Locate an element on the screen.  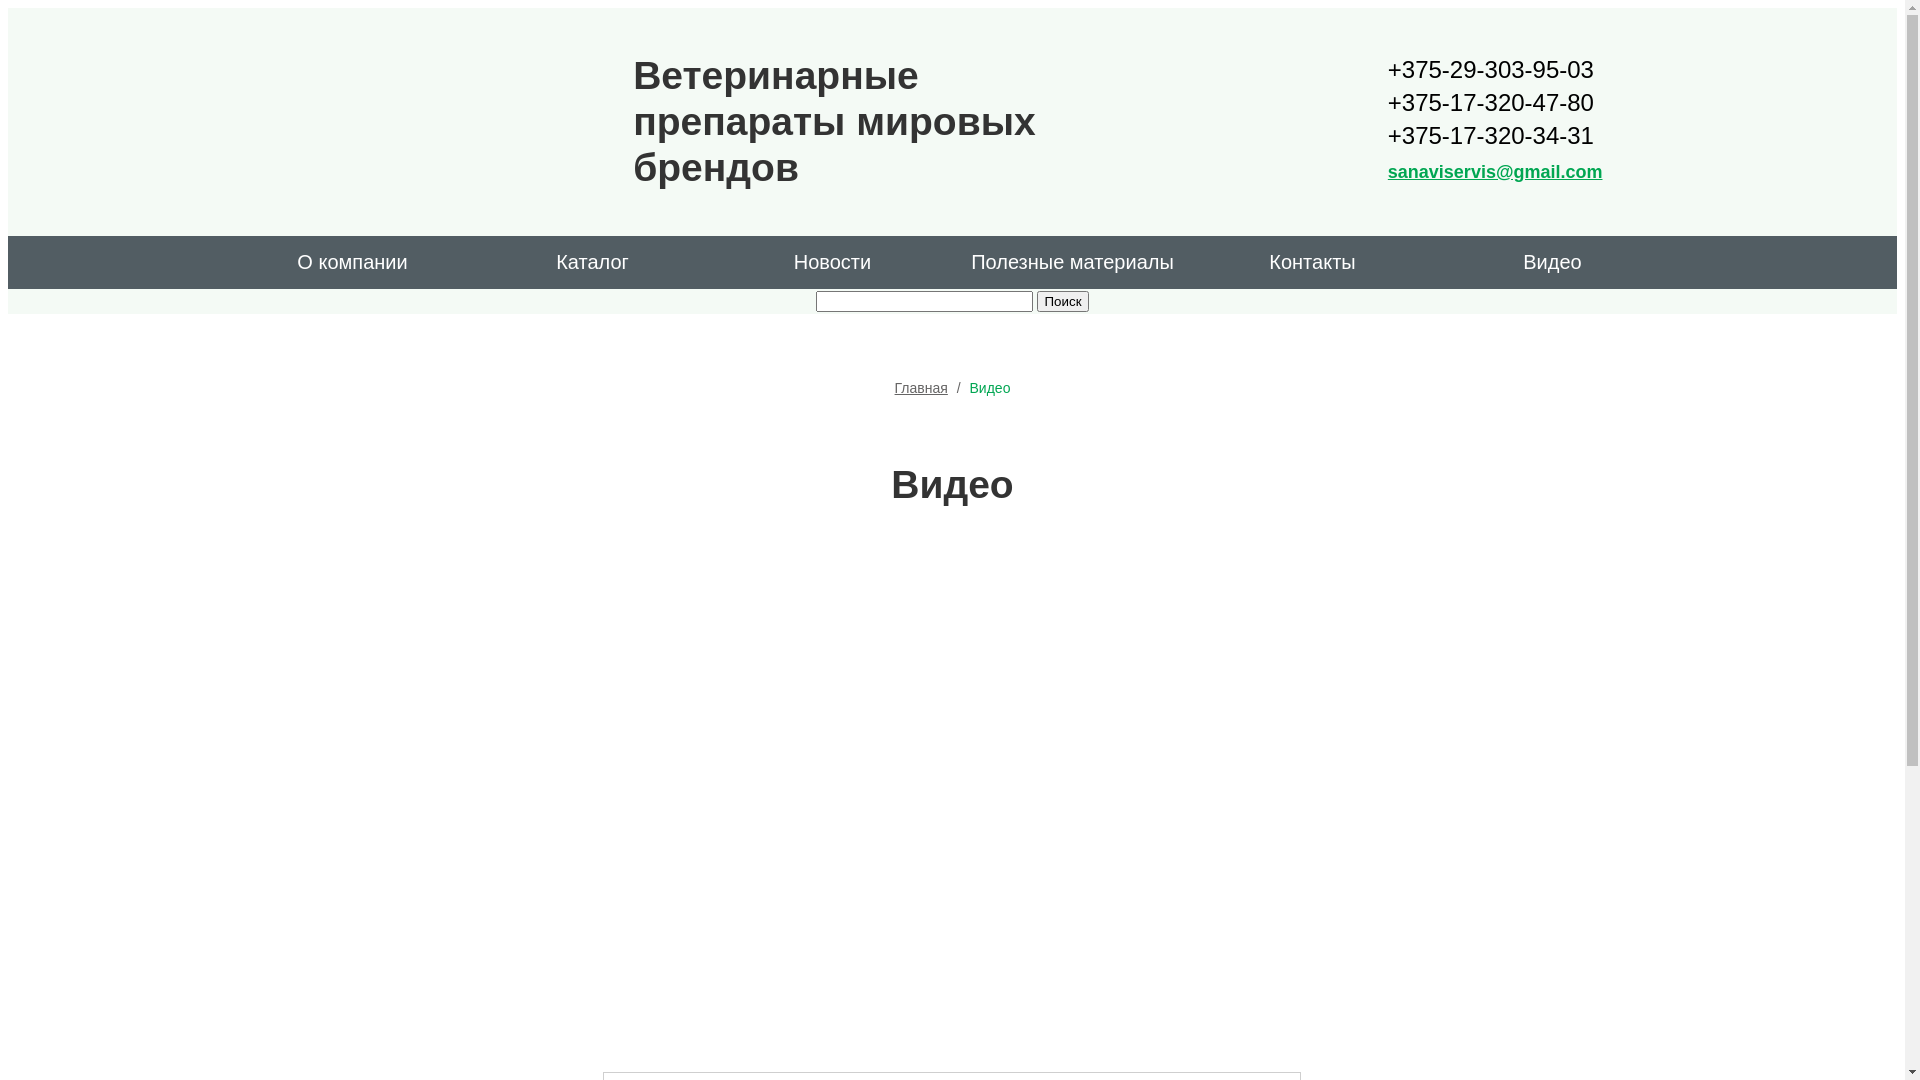
'+375-17-320-47-80' is located at coordinates (1495, 102).